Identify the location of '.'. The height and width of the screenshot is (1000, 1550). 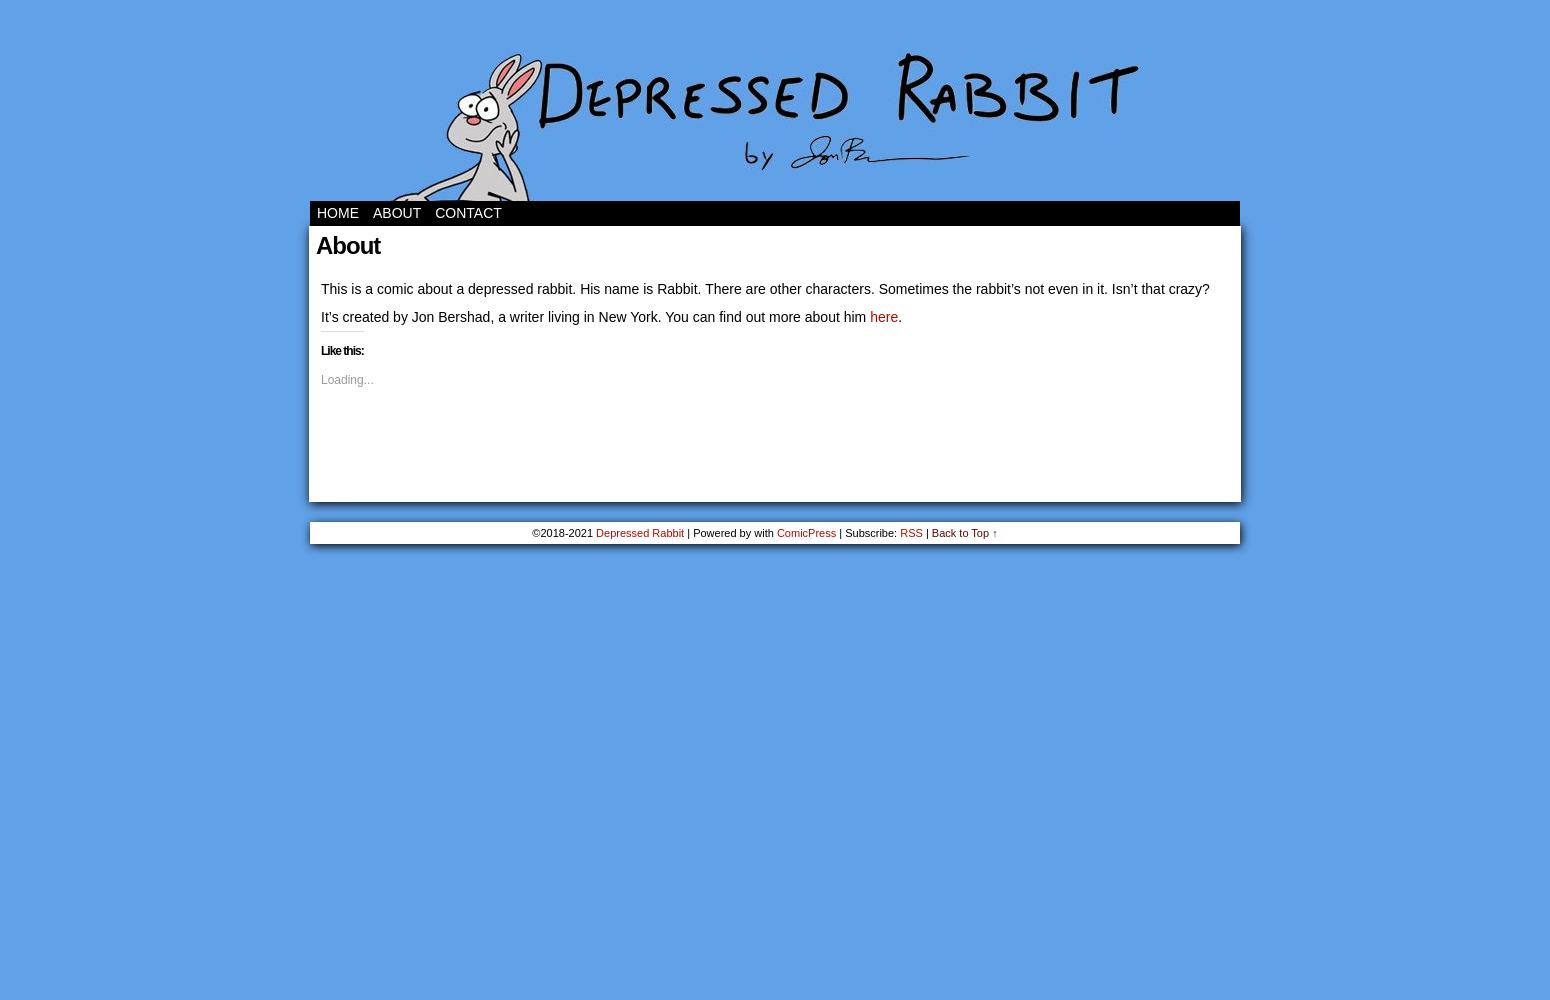
(899, 316).